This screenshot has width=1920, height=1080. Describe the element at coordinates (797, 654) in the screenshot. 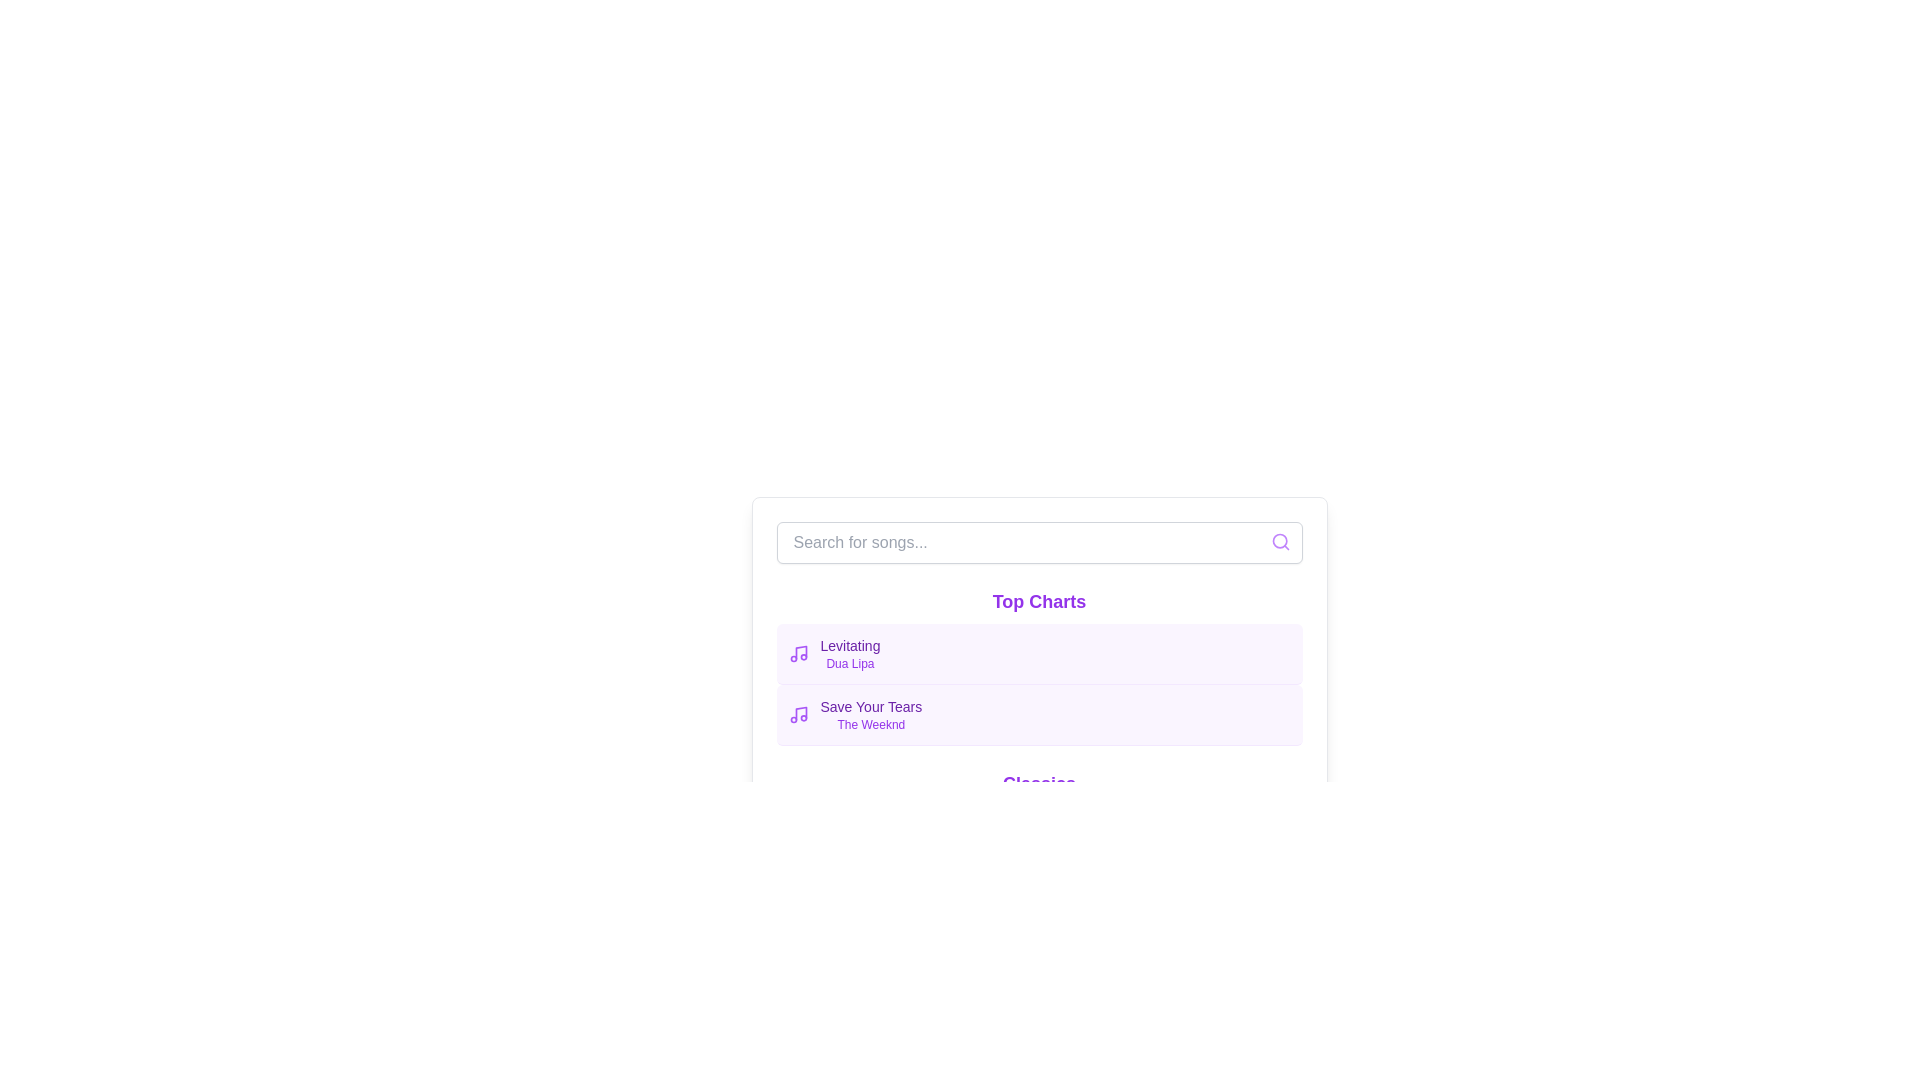

I see `the music icon representing the song 'Levitating' by Dua Lipa, which is located in the 'Top Charts' section and is positioned to the left of the text` at that location.